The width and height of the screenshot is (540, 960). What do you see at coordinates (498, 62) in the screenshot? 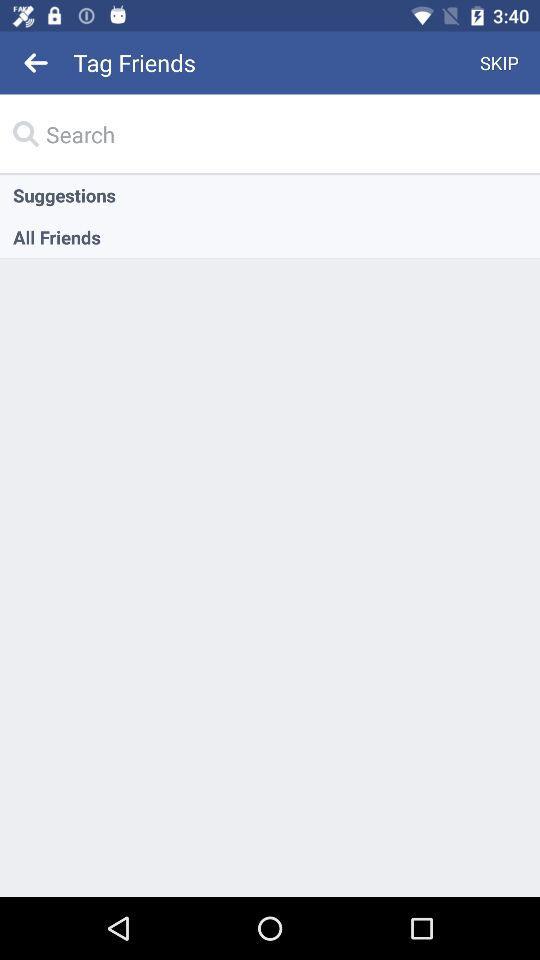
I see `skip item` at bounding box center [498, 62].